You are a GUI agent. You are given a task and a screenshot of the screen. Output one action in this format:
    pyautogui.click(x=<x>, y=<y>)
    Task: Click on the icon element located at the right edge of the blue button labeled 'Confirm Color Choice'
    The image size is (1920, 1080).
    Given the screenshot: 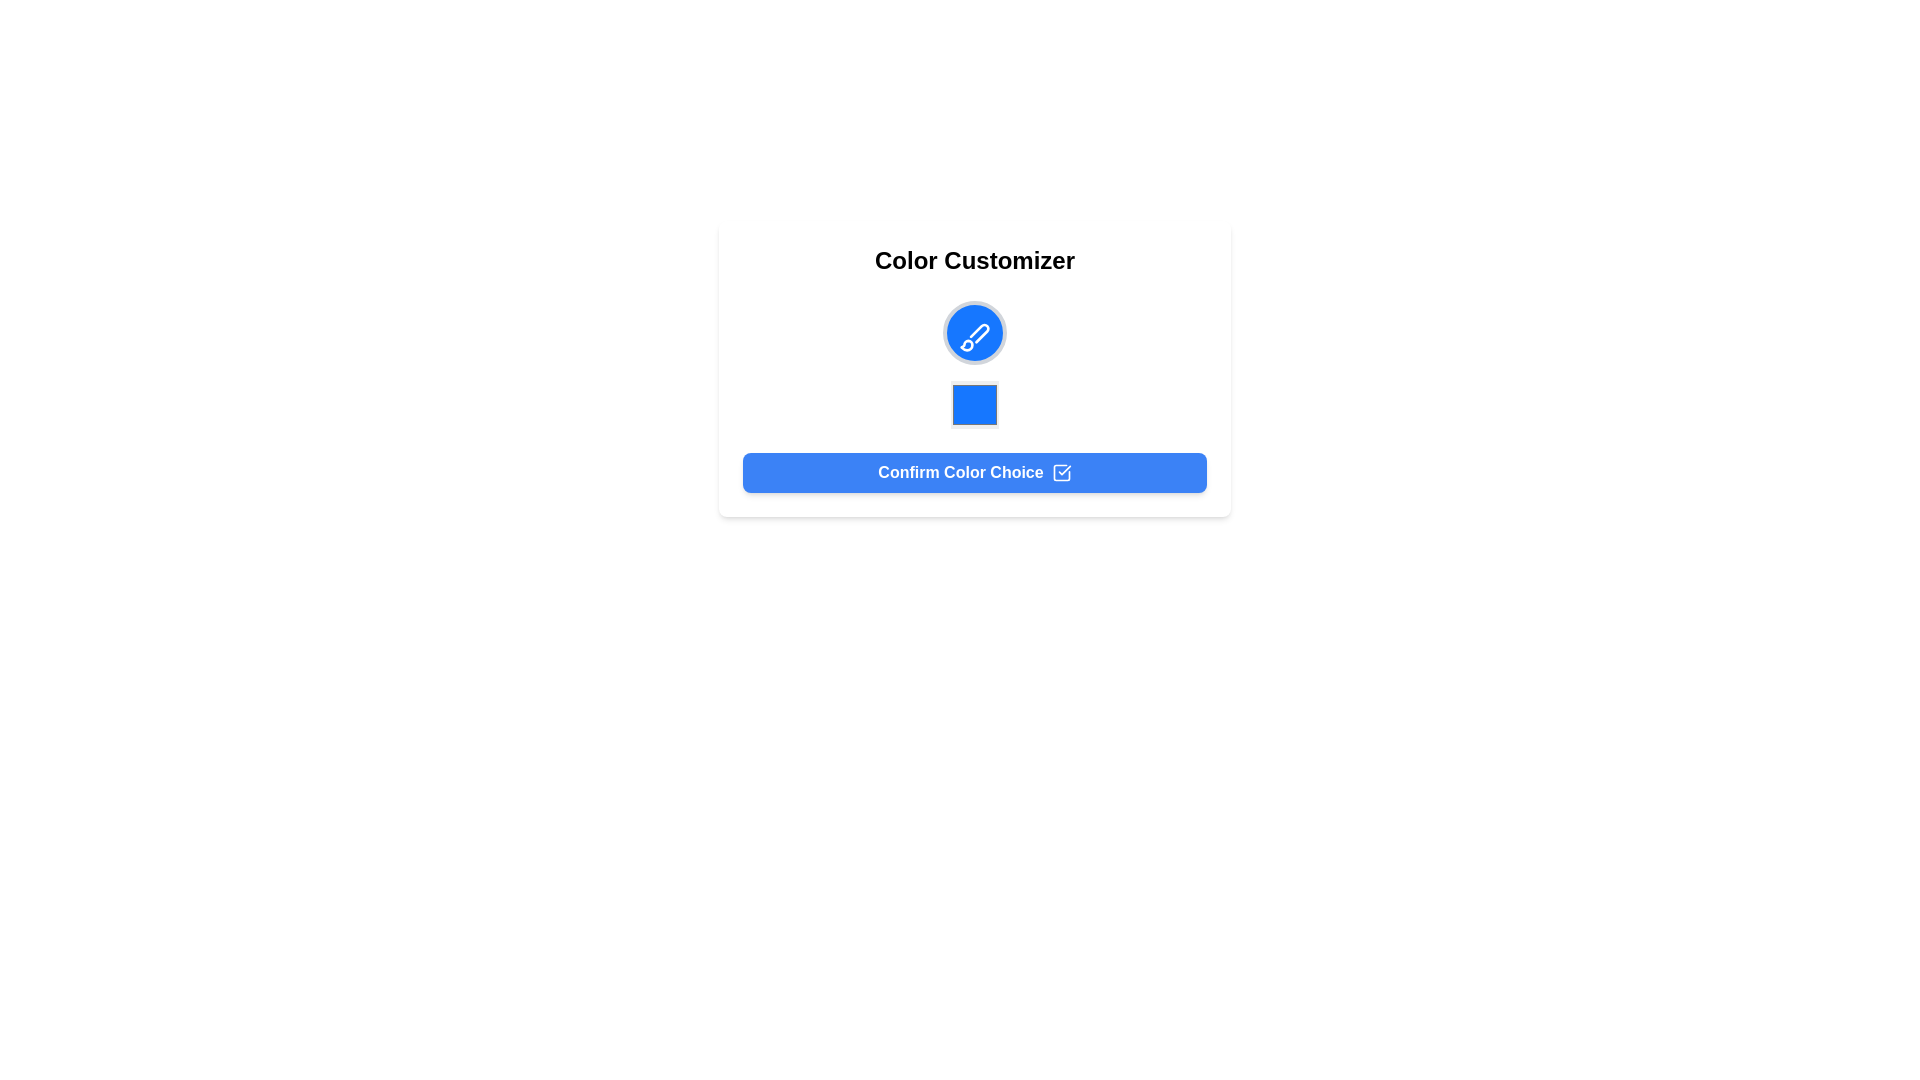 What is the action you would take?
    pyautogui.click(x=1060, y=473)
    